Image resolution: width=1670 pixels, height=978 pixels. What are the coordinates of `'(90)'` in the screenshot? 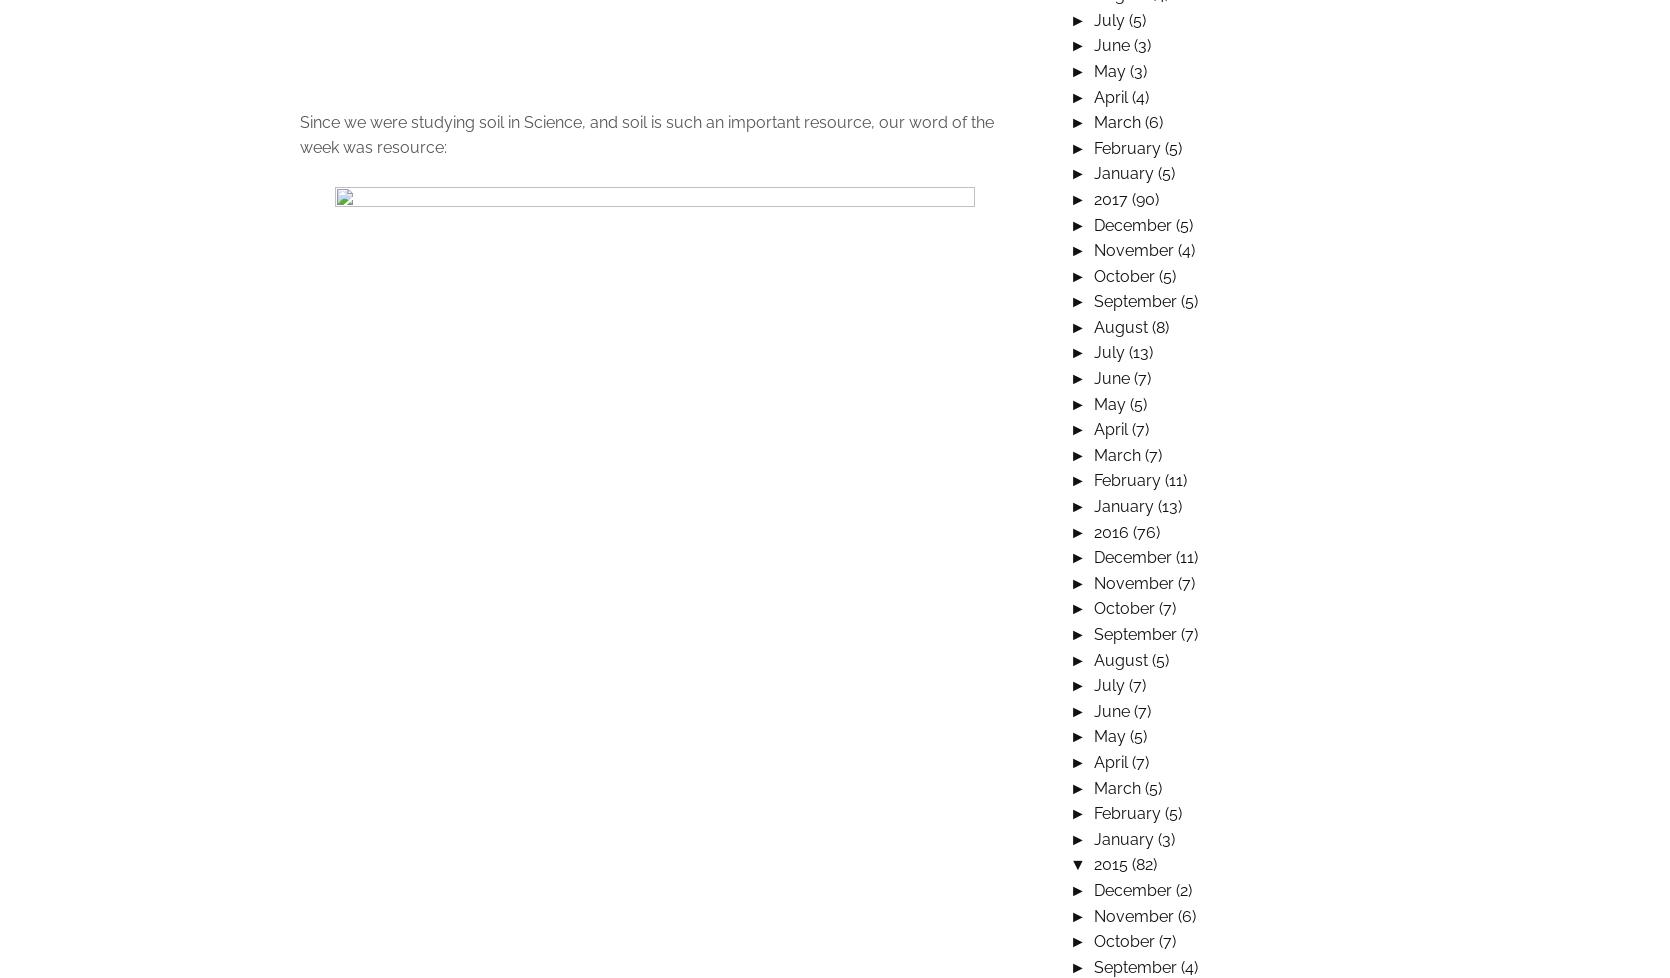 It's located at (1143, 198).